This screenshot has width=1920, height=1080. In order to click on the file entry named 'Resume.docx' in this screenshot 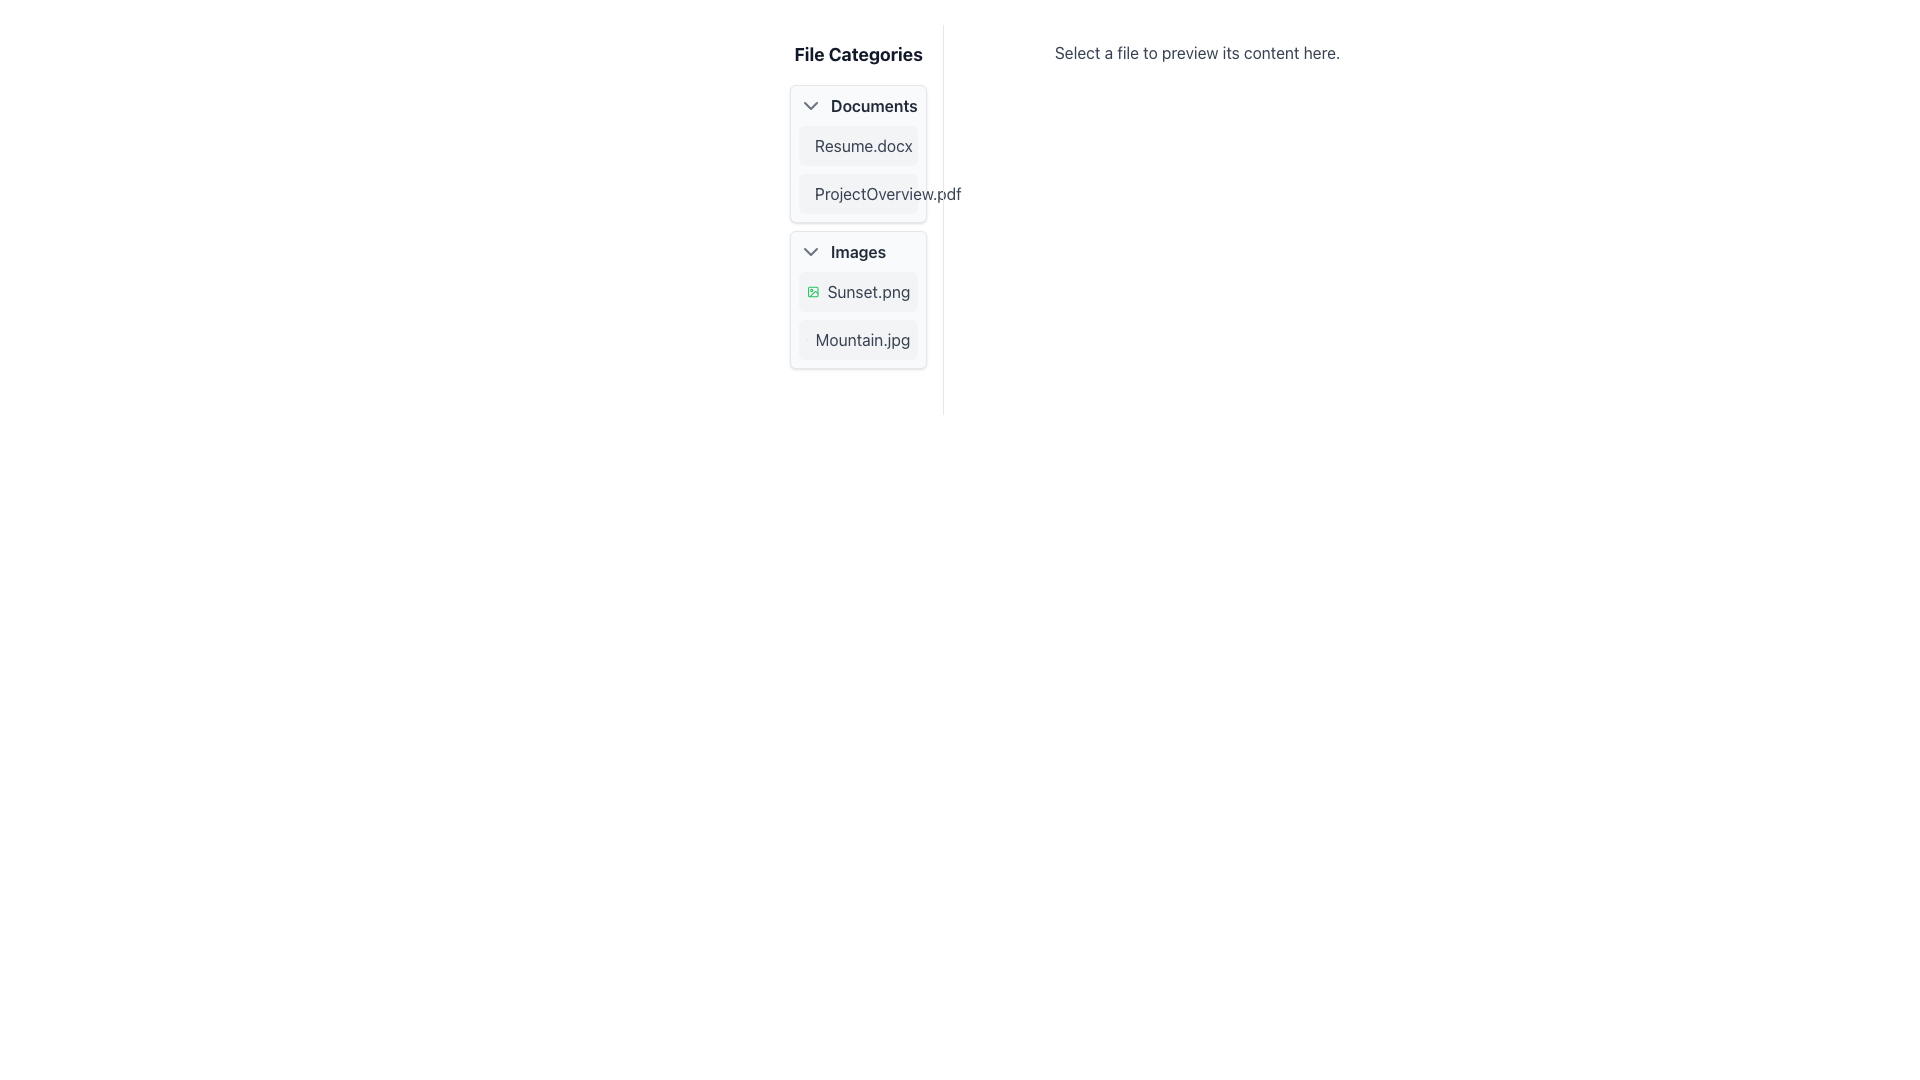, I will do `click(858, 145)`.